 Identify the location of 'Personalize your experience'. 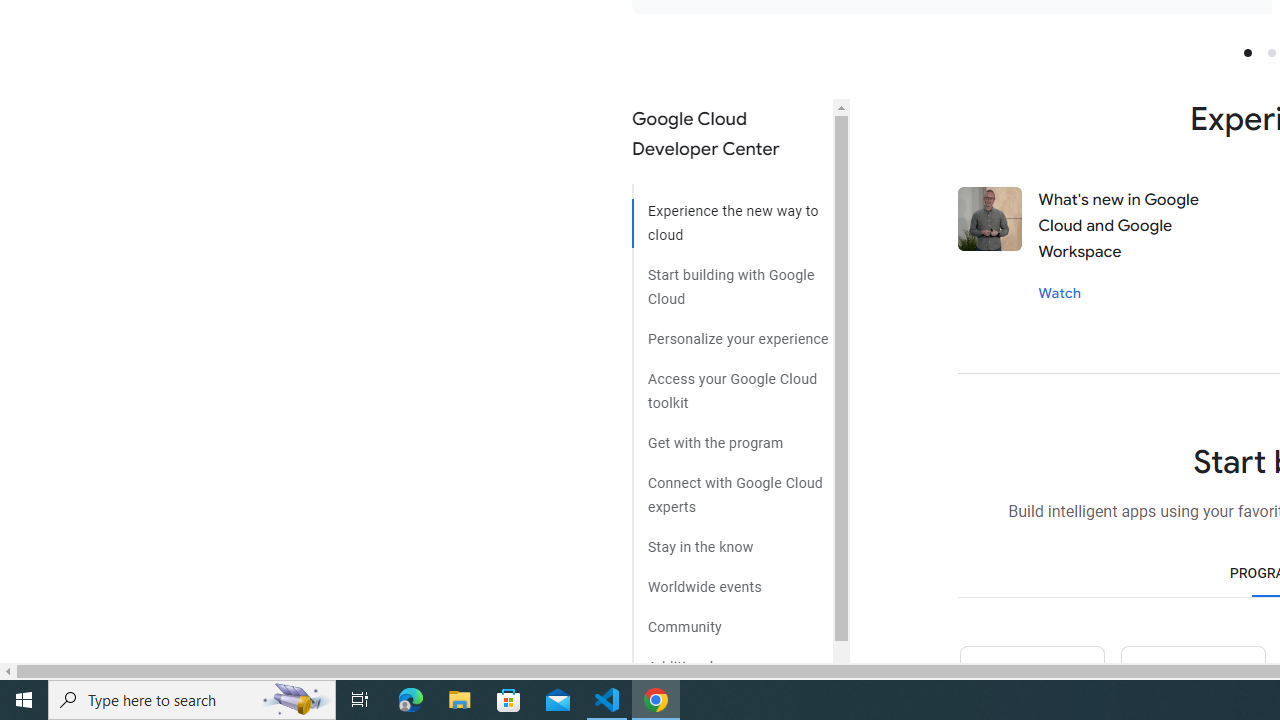
(731, 330).